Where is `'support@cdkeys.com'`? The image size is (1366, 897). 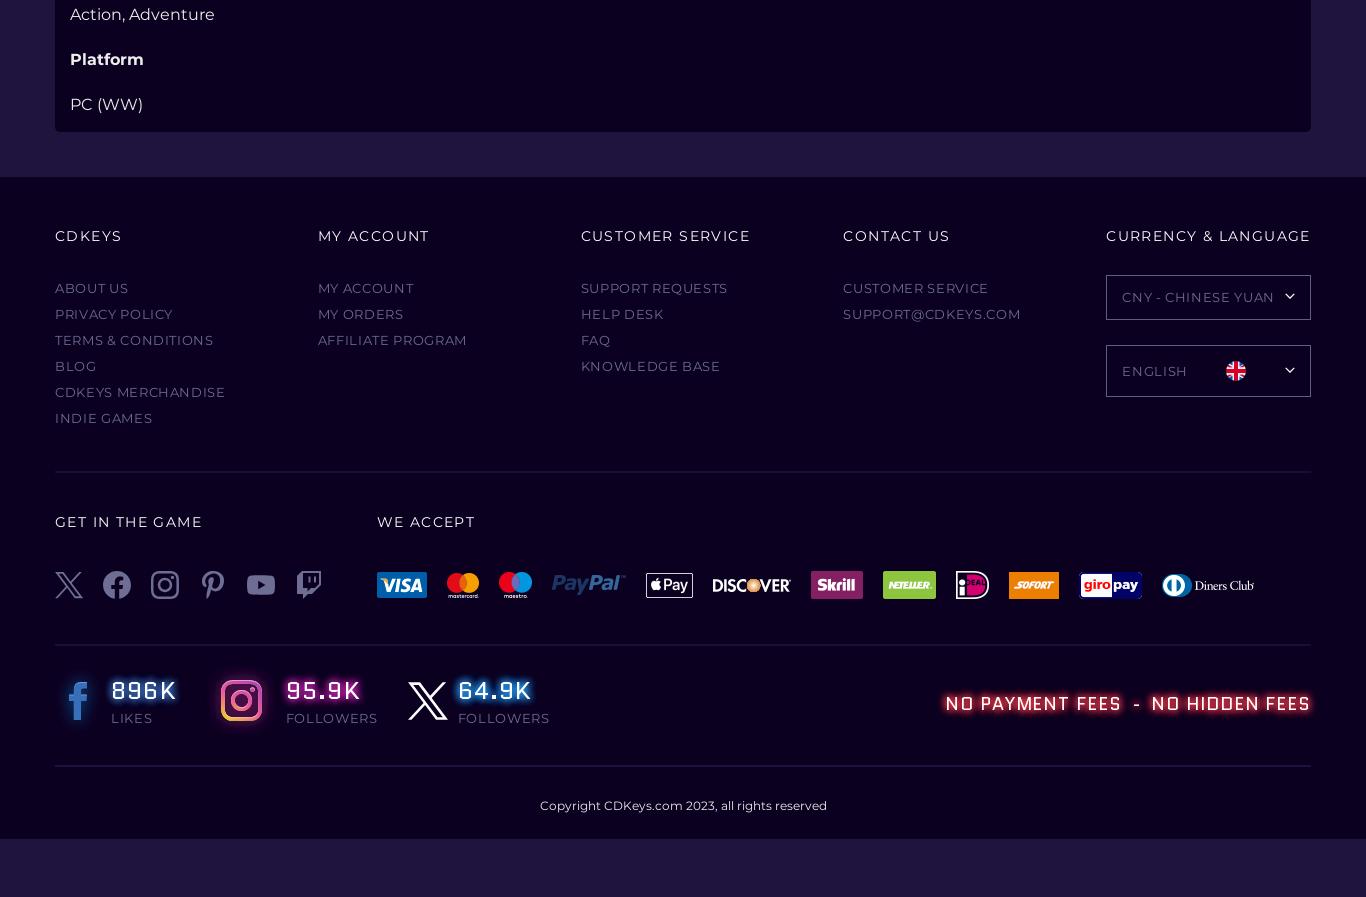
'support@cdkeys.com' is located at coordinates (841, 313).